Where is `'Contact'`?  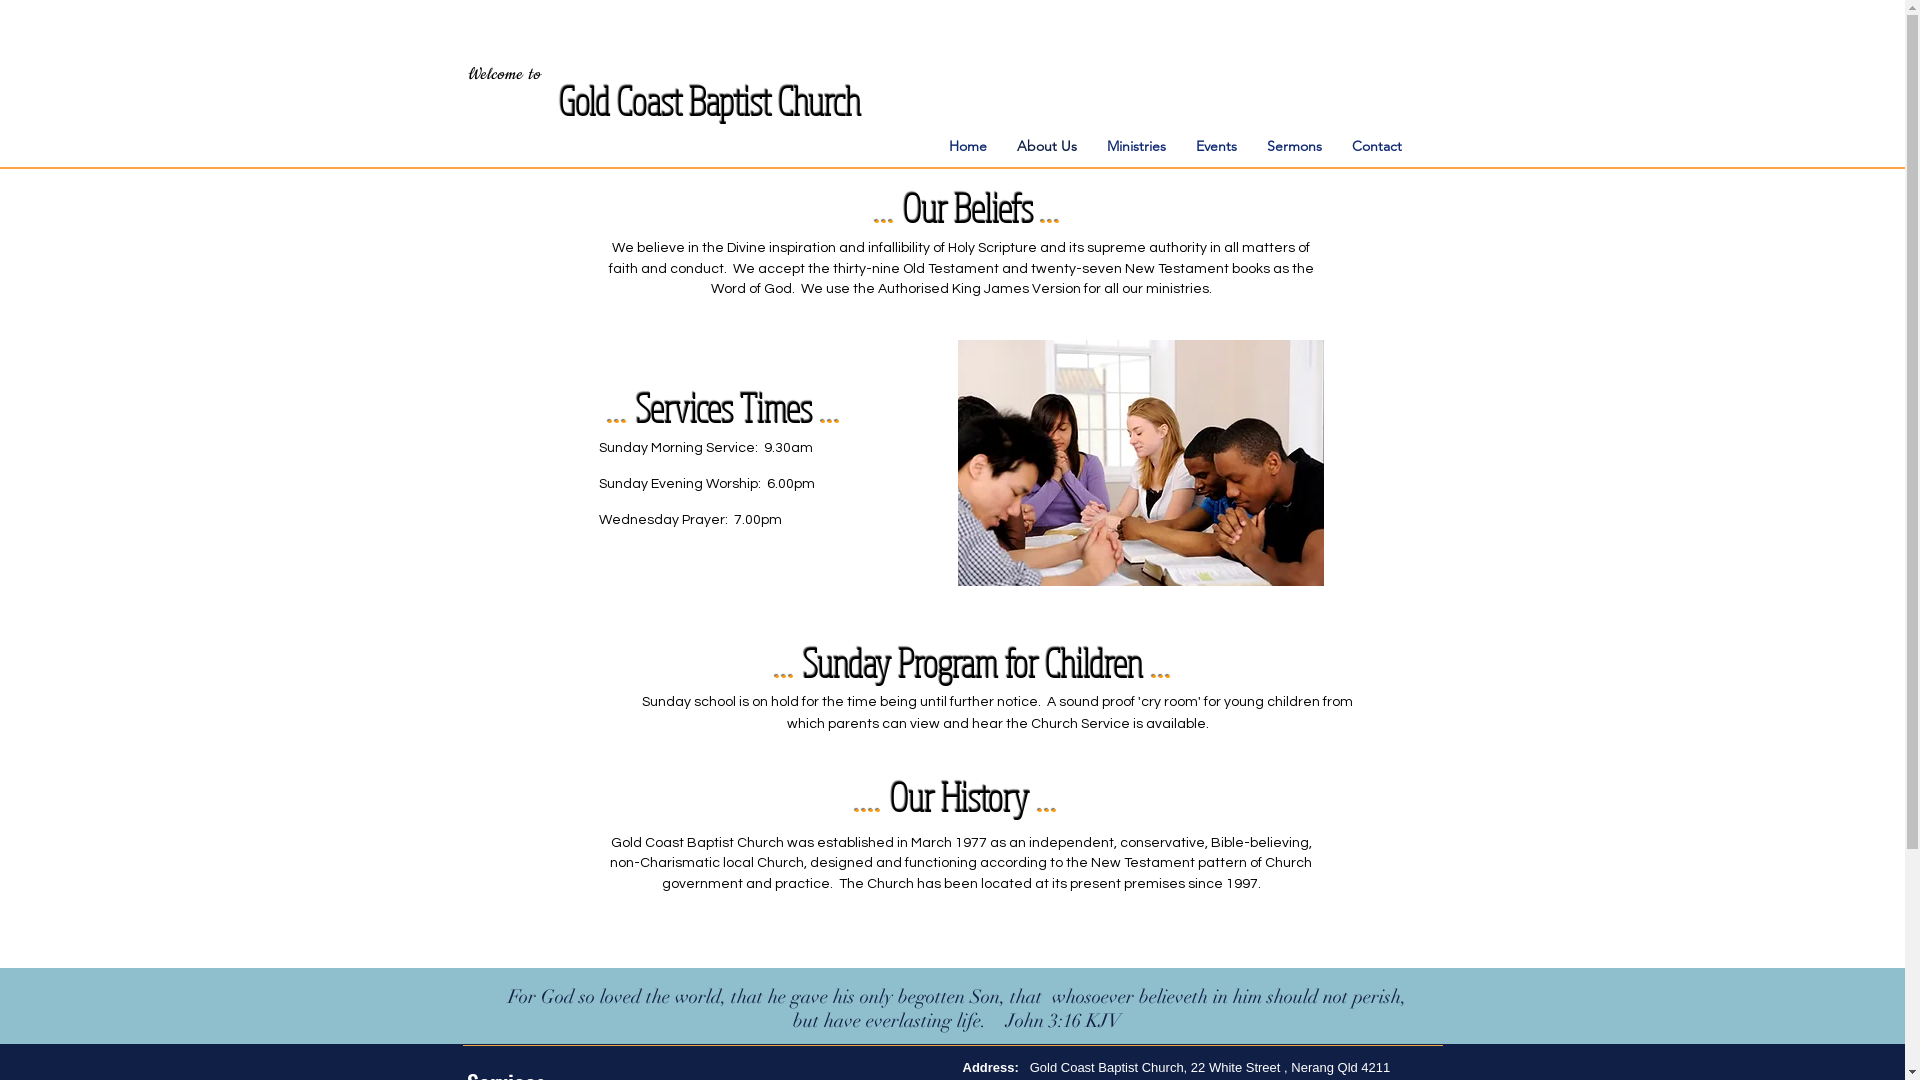 'Contact' is located at coordinates (1375, 145).